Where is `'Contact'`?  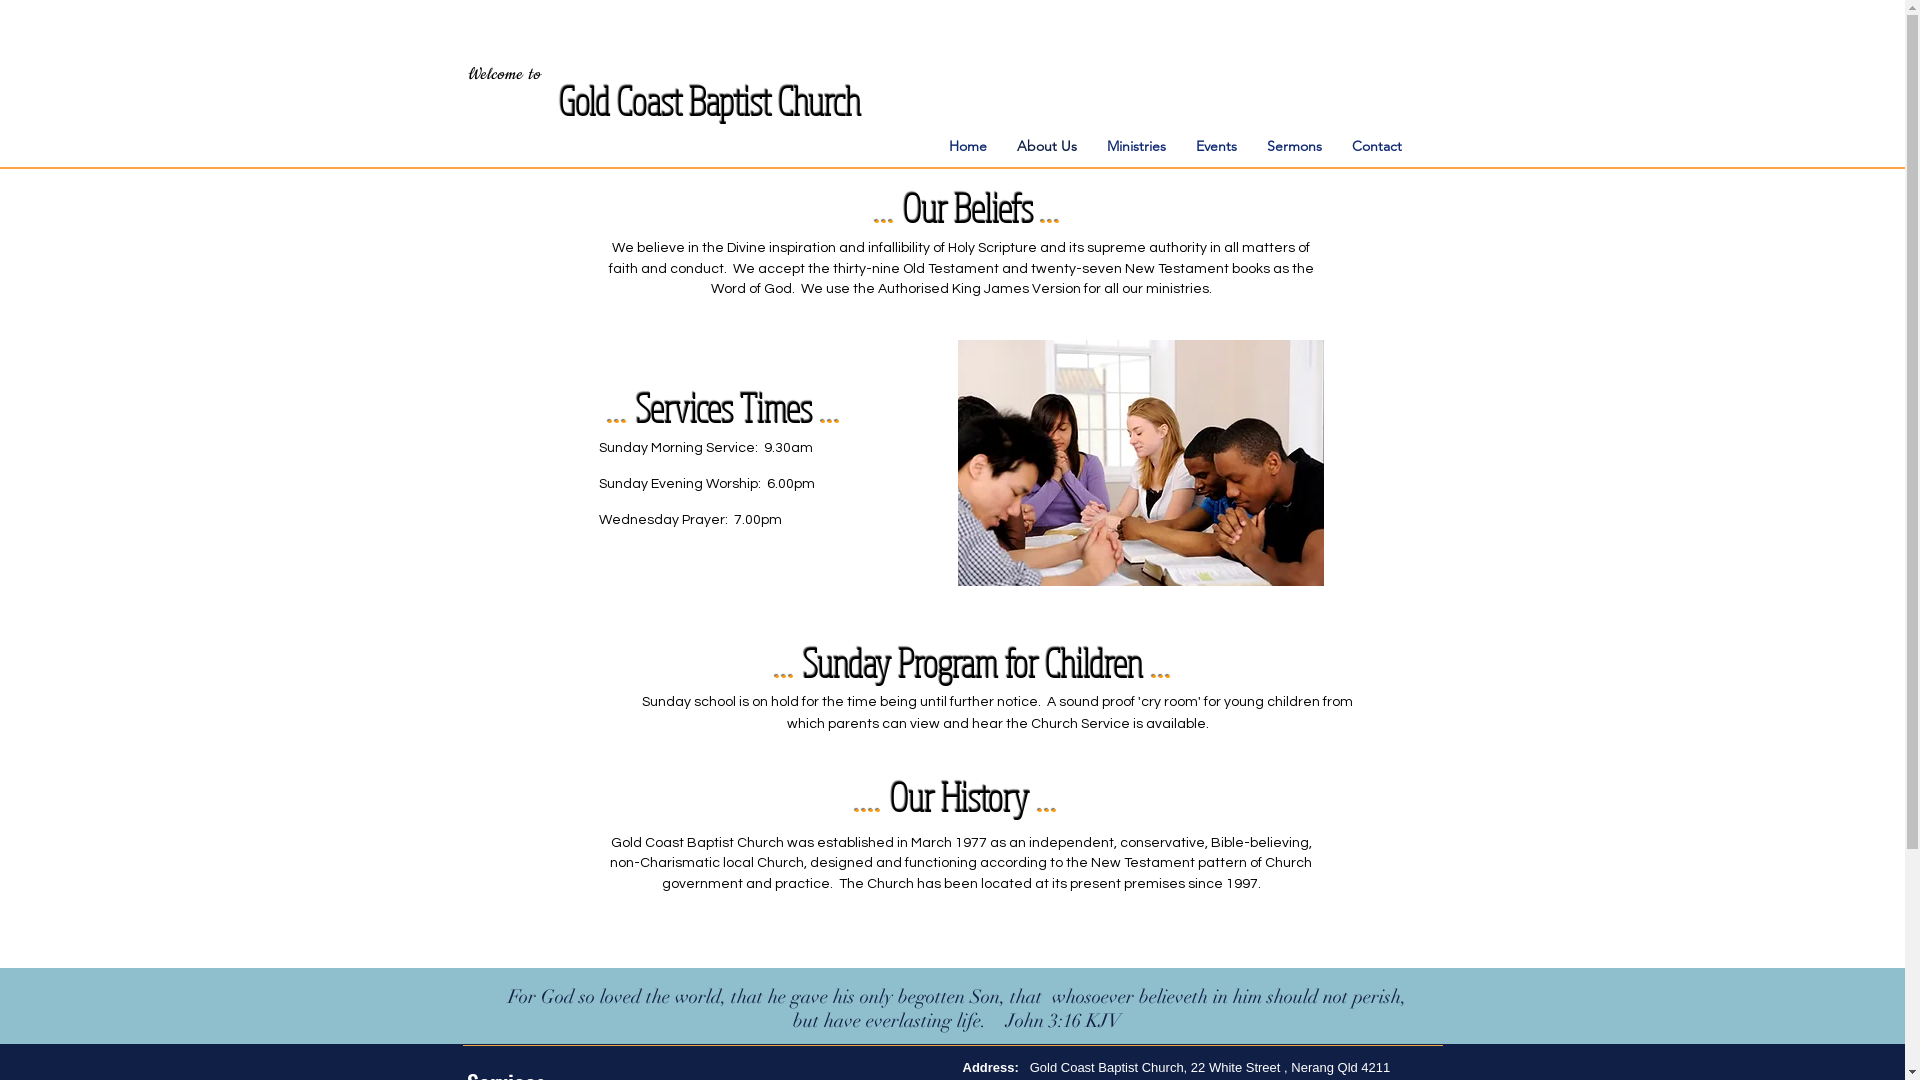 'Contact' is located at coordinates (1375, 145).